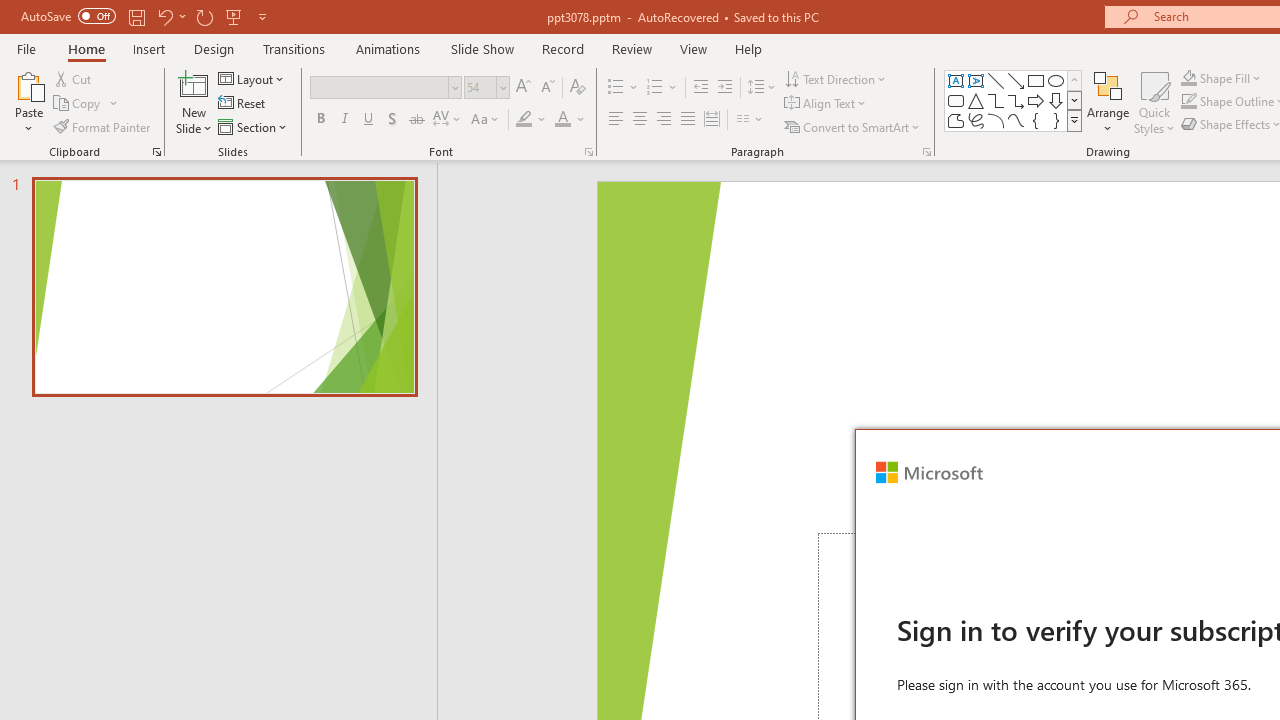 The image size is (1280, 720). What do you see at coordinates (1016, 100) in the screenshot?
I see `'Connector: Elbow Arrow'` at bounding box center [1016, 100].